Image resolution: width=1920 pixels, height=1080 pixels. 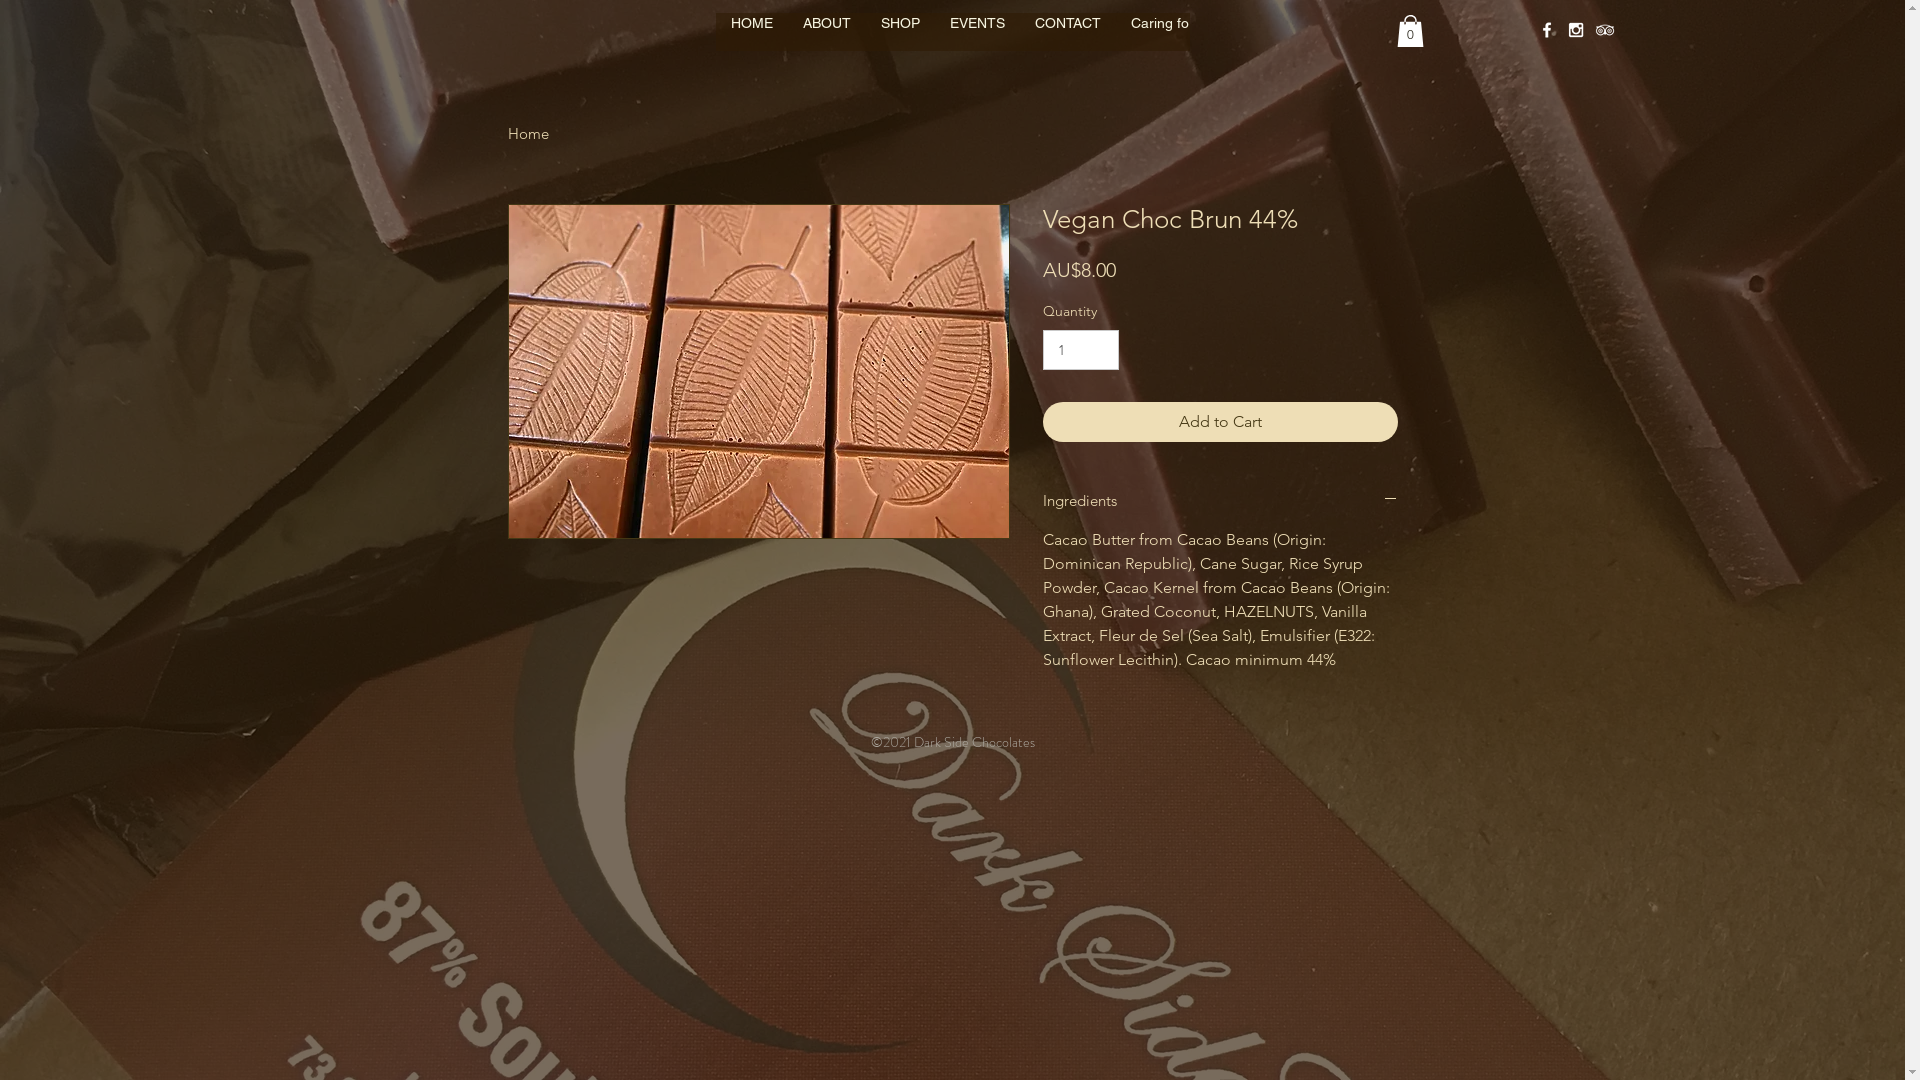 I want to click on 'Add to Cart', so click(x=1040, y=420).